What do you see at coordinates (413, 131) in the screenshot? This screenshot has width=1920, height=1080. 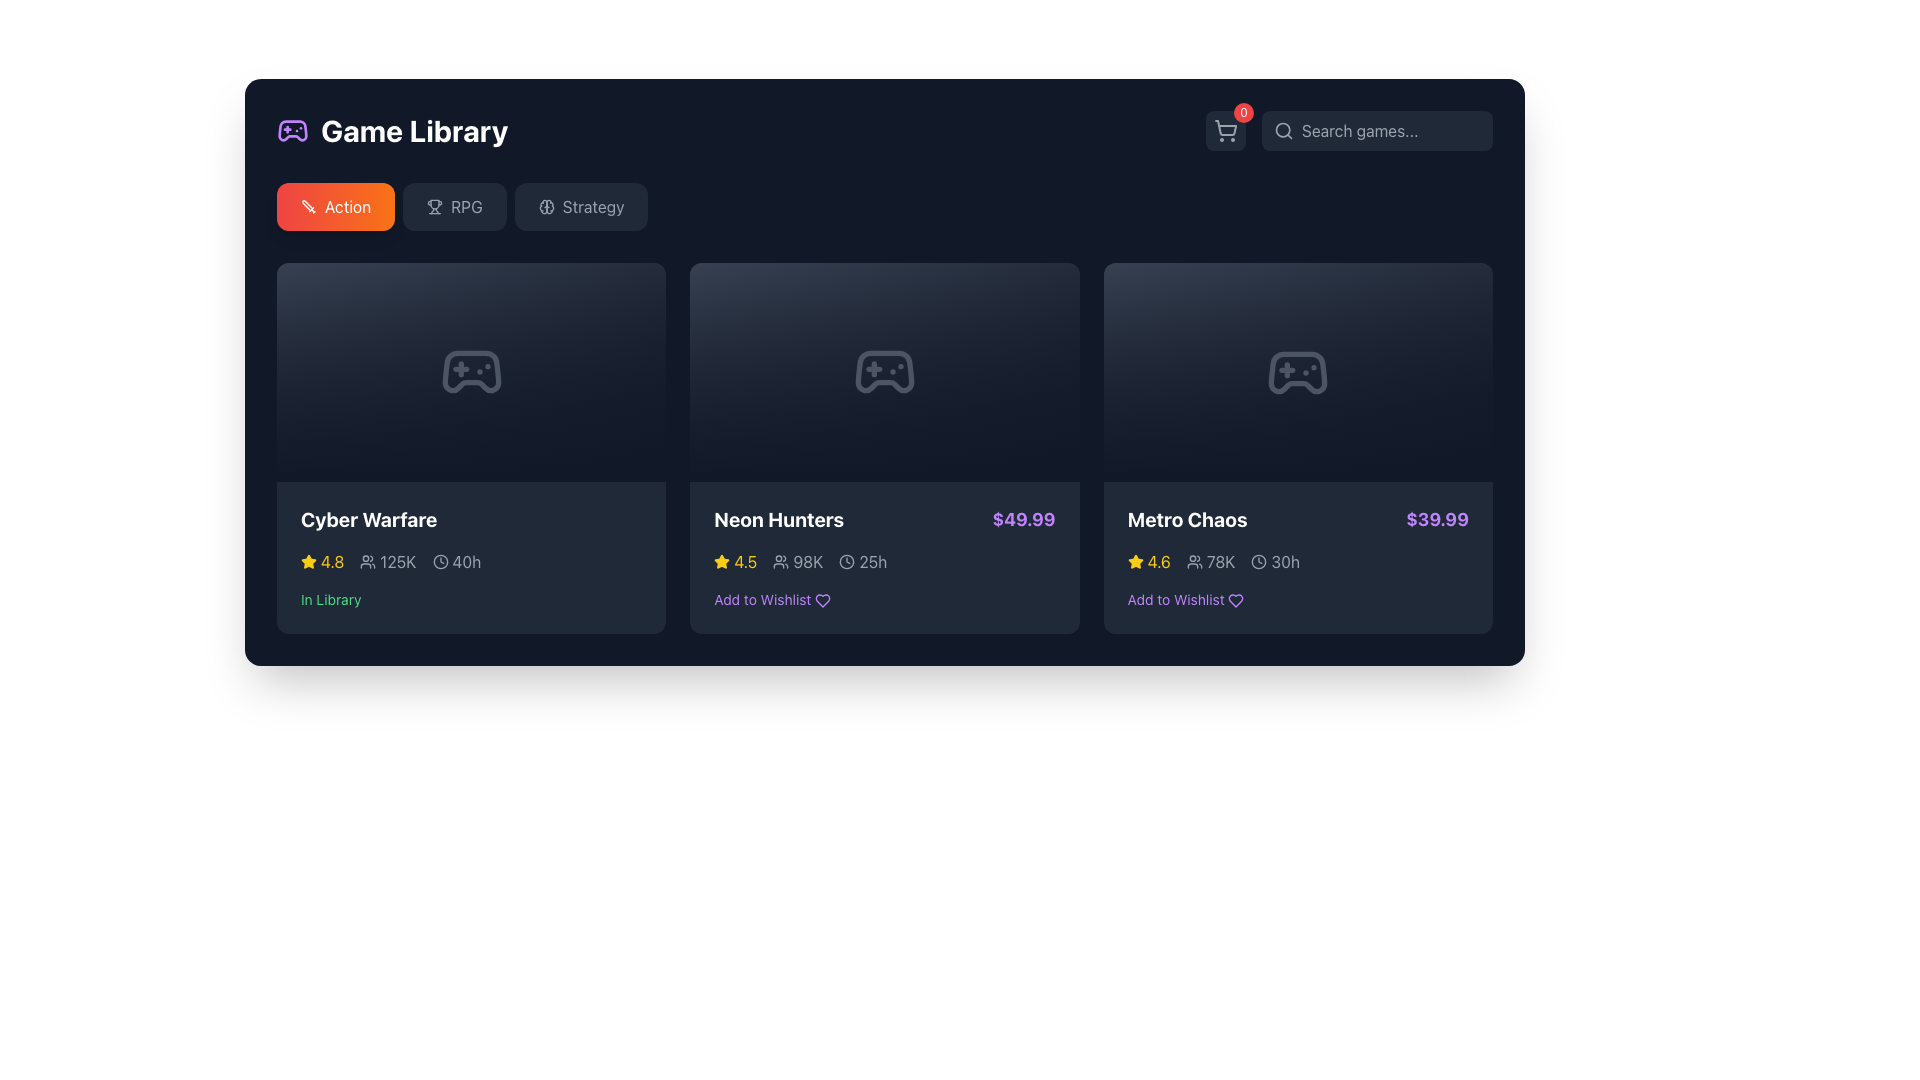 I see `the prominent white text heading displaying 'Game Library', which is positioned in the upper left section of the interface, clearly visible next to a purple gamepad icon` at bounding box center [413, 131].